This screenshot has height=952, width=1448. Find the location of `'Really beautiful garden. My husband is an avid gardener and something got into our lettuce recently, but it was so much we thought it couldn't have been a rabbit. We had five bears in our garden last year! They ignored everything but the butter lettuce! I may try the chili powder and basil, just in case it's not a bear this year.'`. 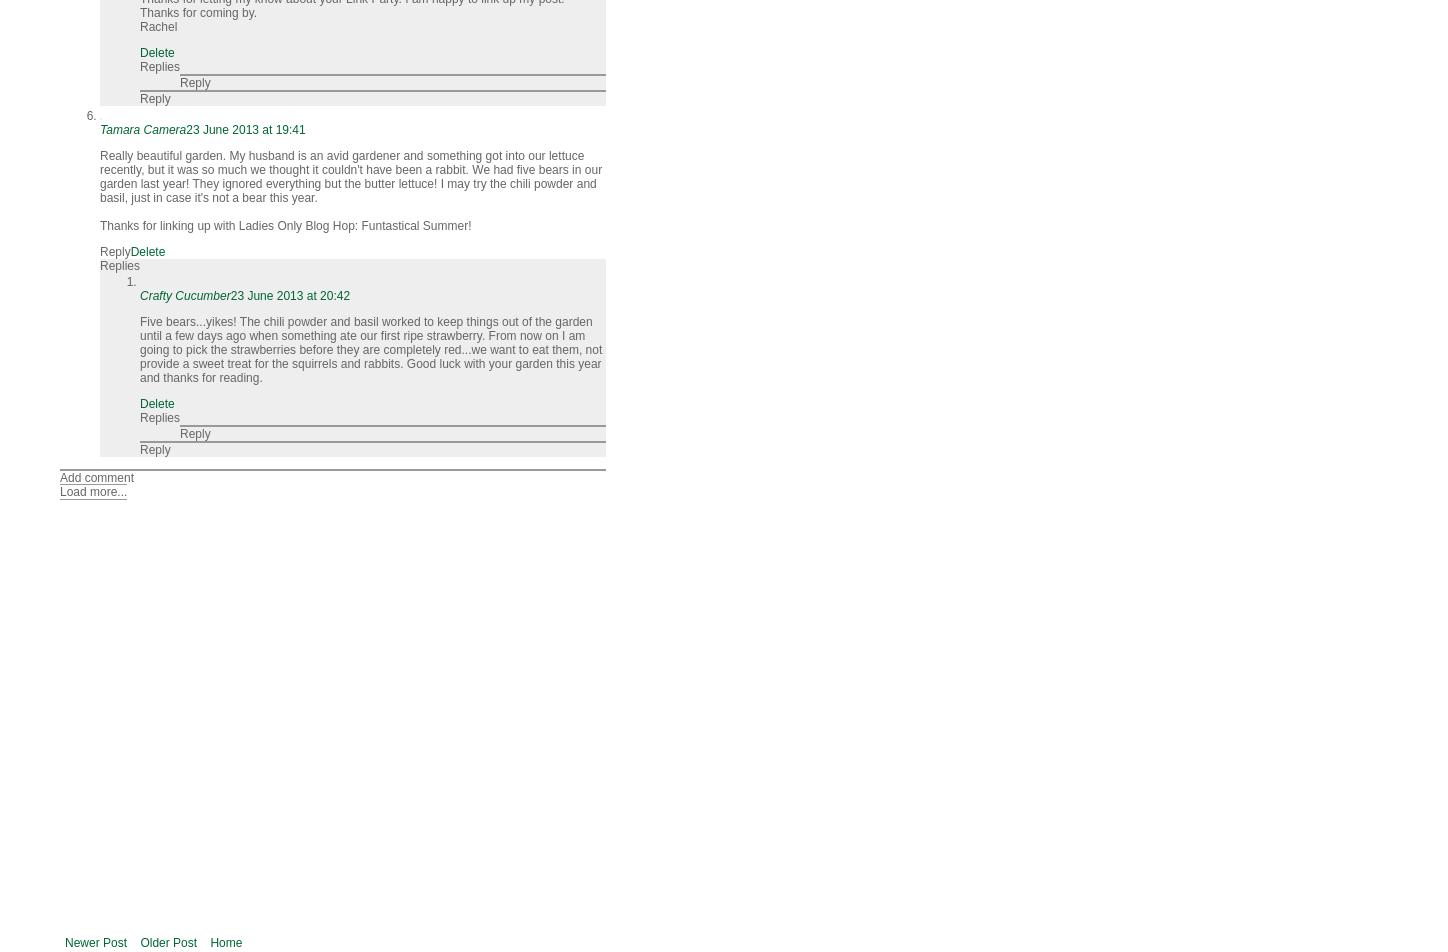

'Really beautiful garden. My husband is an avid gardener and something got into our lettuce recently, but it was so much we thought it couldn't have been a rabbit. We had five bears in our garden last year! They ignored everything but the butter lettuce! I may try the chili powder and basil, just in case it's not a bear this year.' is located at coordinates (349, 176).